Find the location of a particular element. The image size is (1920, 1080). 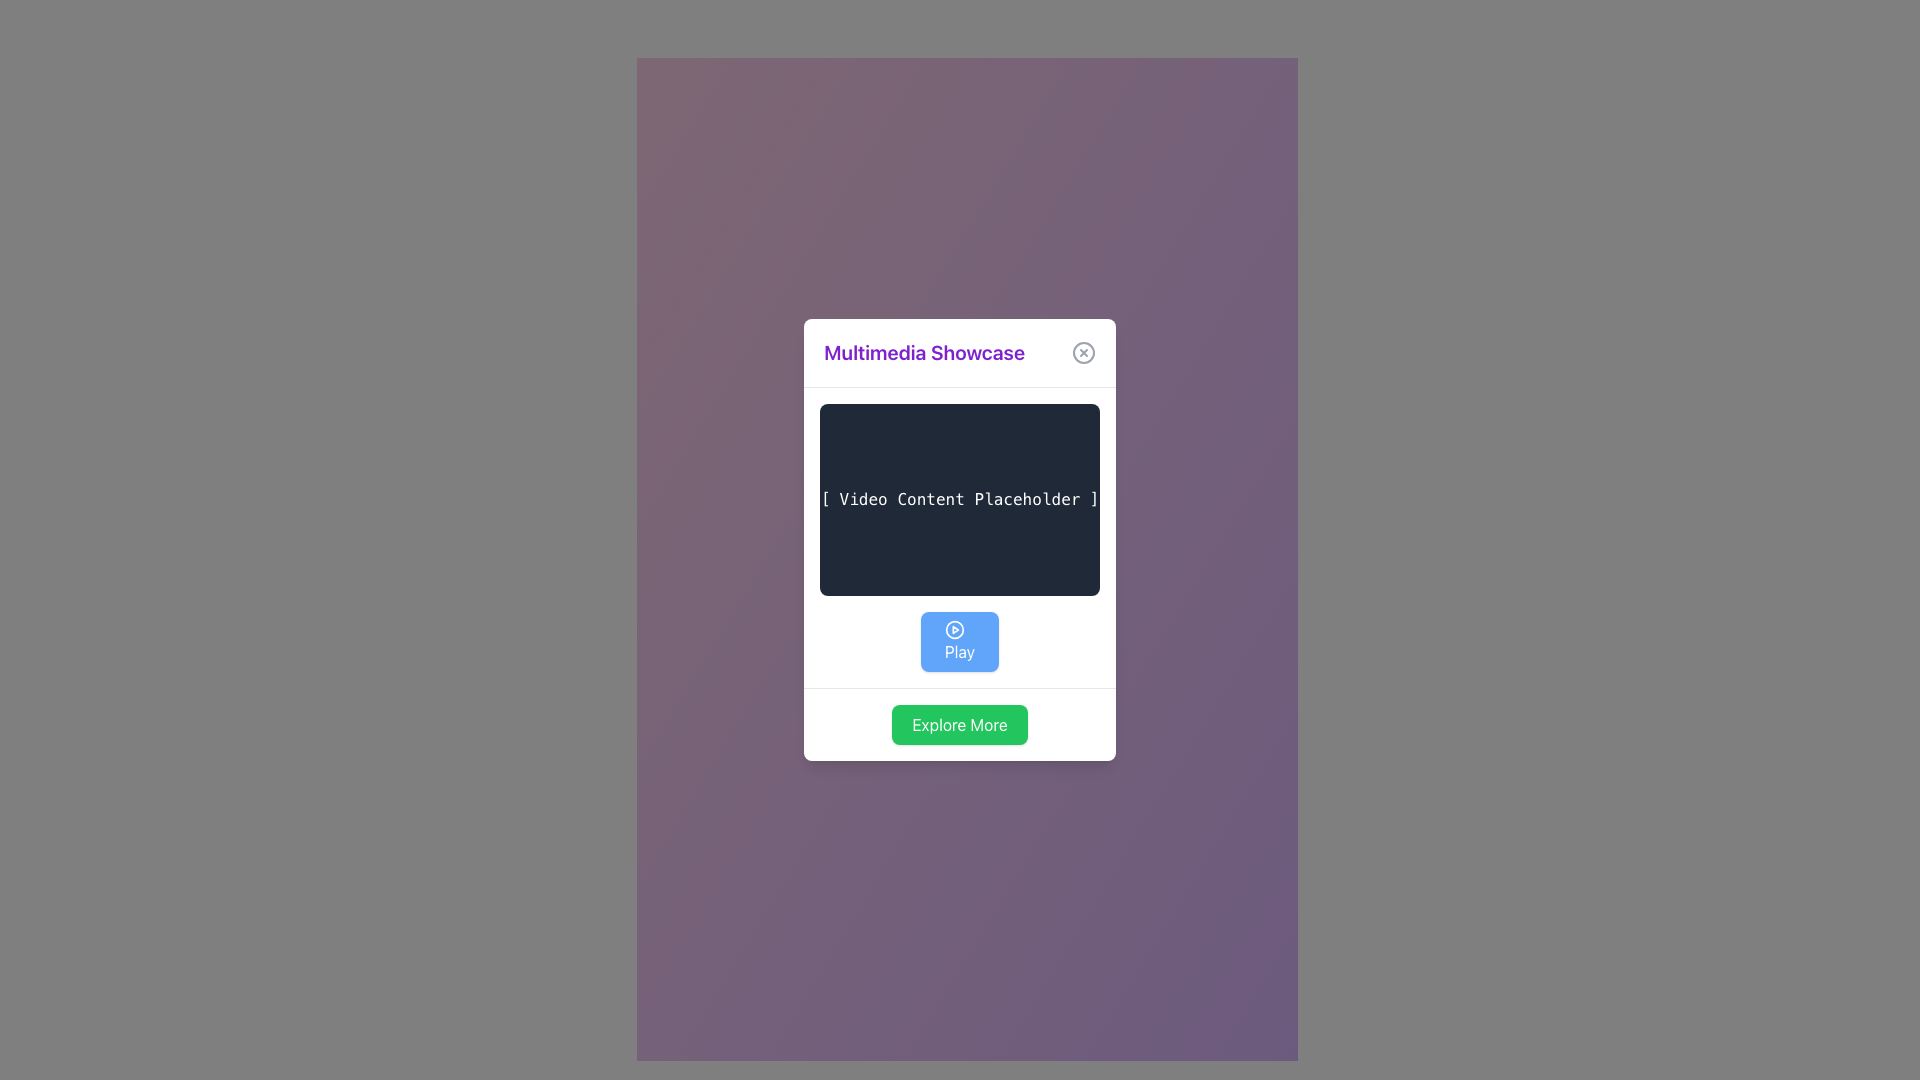

the static visual placeholder for video content, which is centrally located in the upper section of the card above the 'Play' button and the green 'Explore More' button is located at coordinates (960, 499).